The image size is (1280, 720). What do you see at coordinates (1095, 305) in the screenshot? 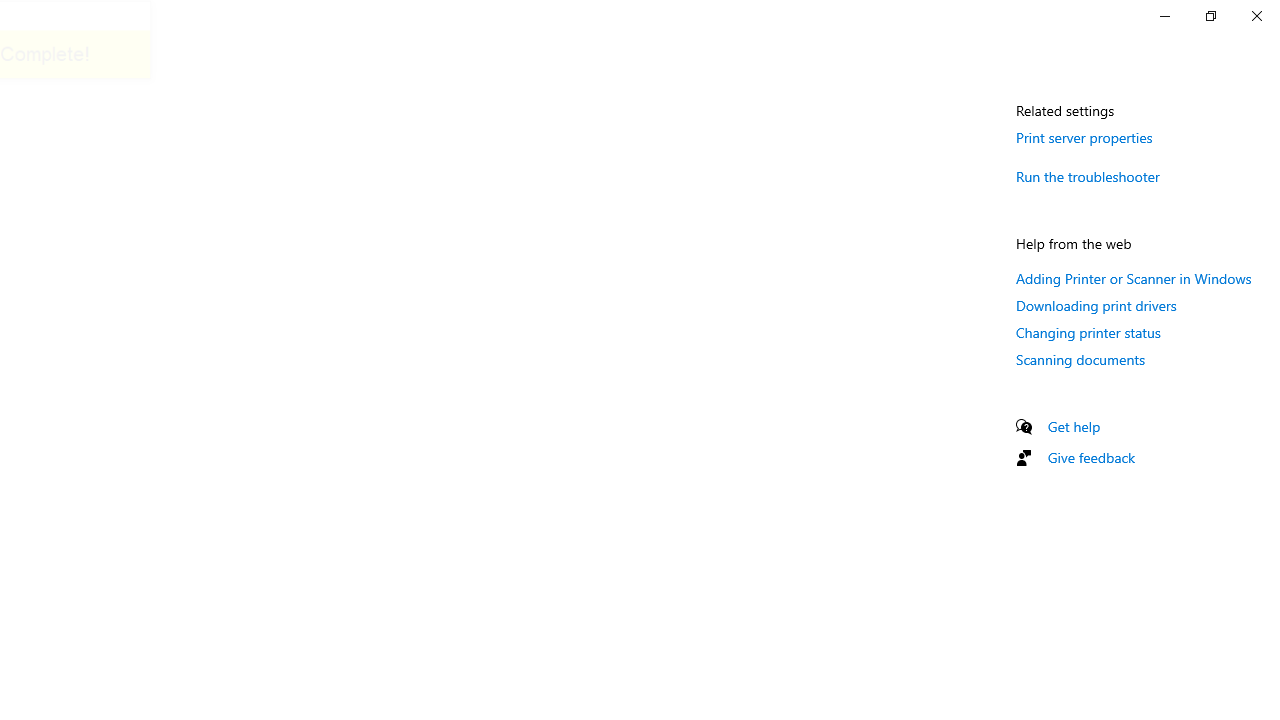
I see `'Downloading print drivers'` at bounding box center [1095, 305].